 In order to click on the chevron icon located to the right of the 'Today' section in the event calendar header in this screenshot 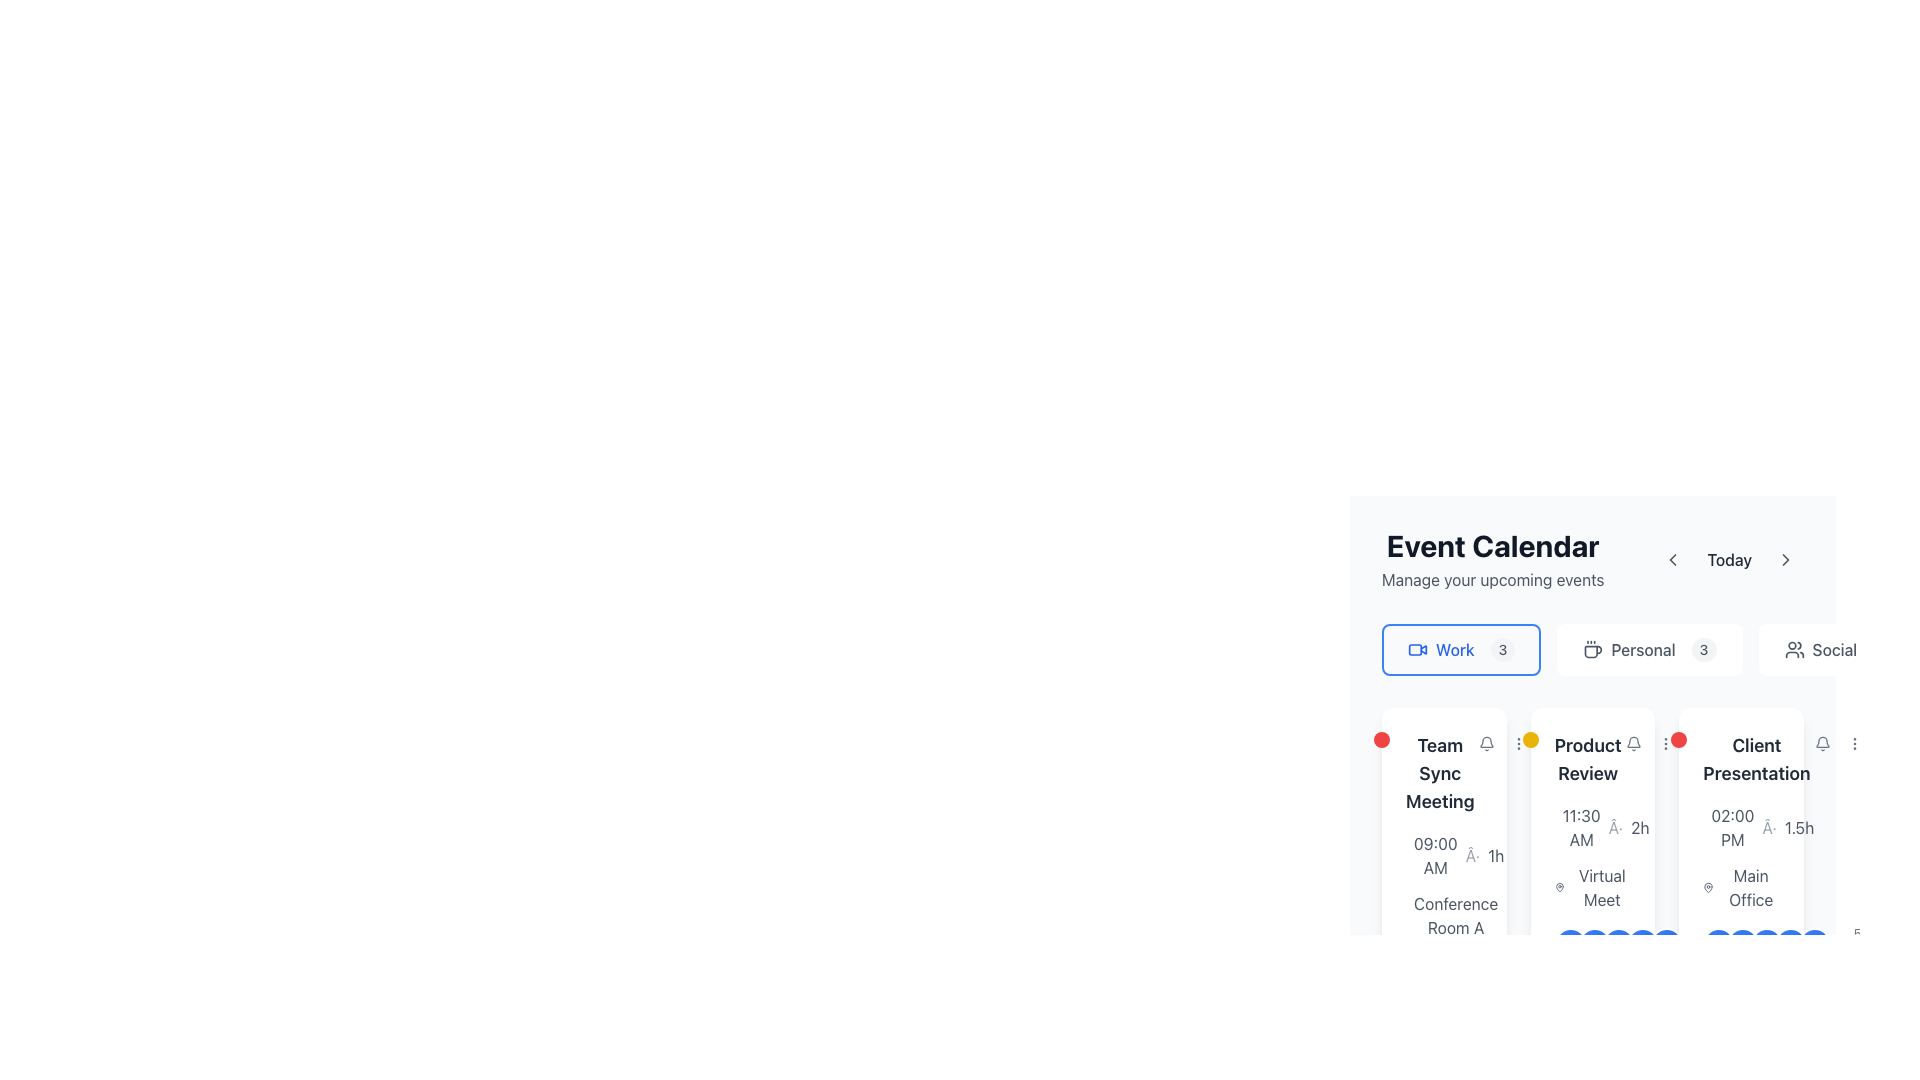, I will do `click(1785, 559)`.